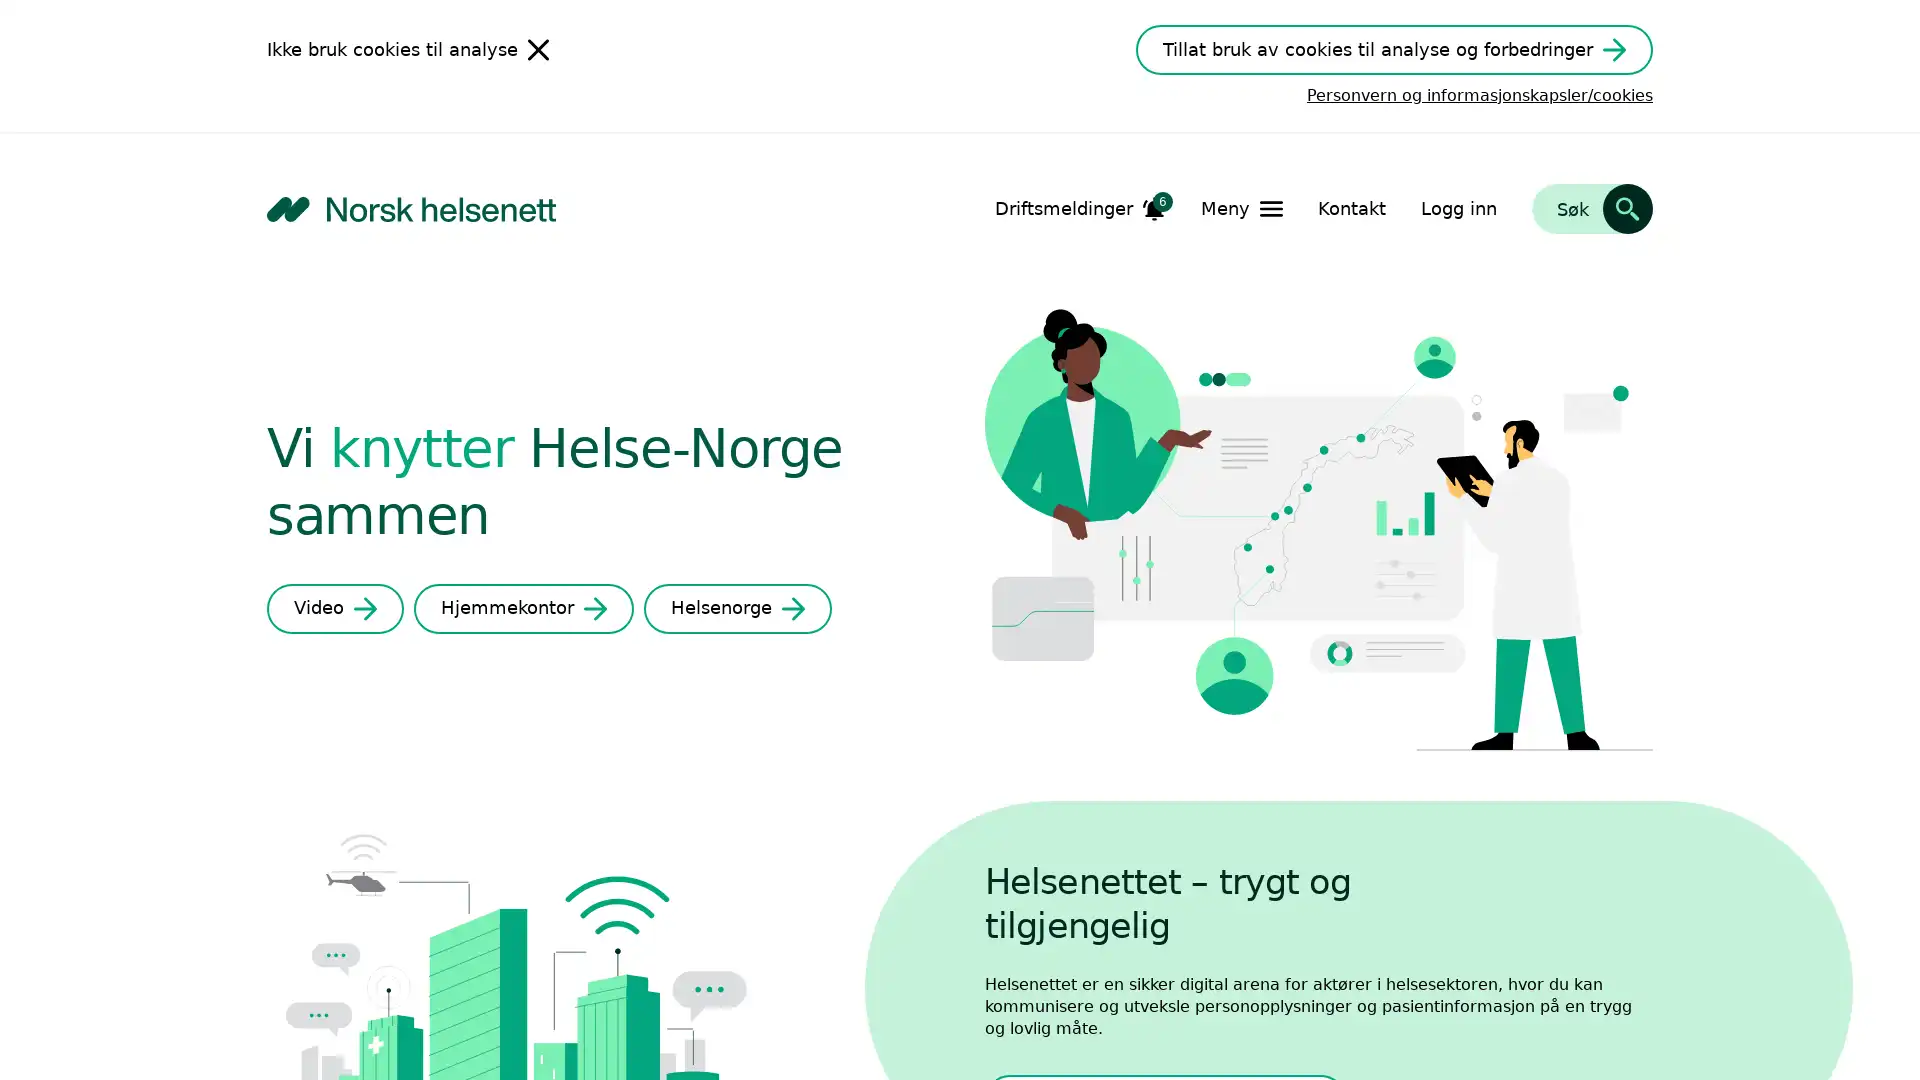  Describe the element at coordinates (407, 49) in the screenshot. I see `Ikke bruk cookies til analyse` at that location.